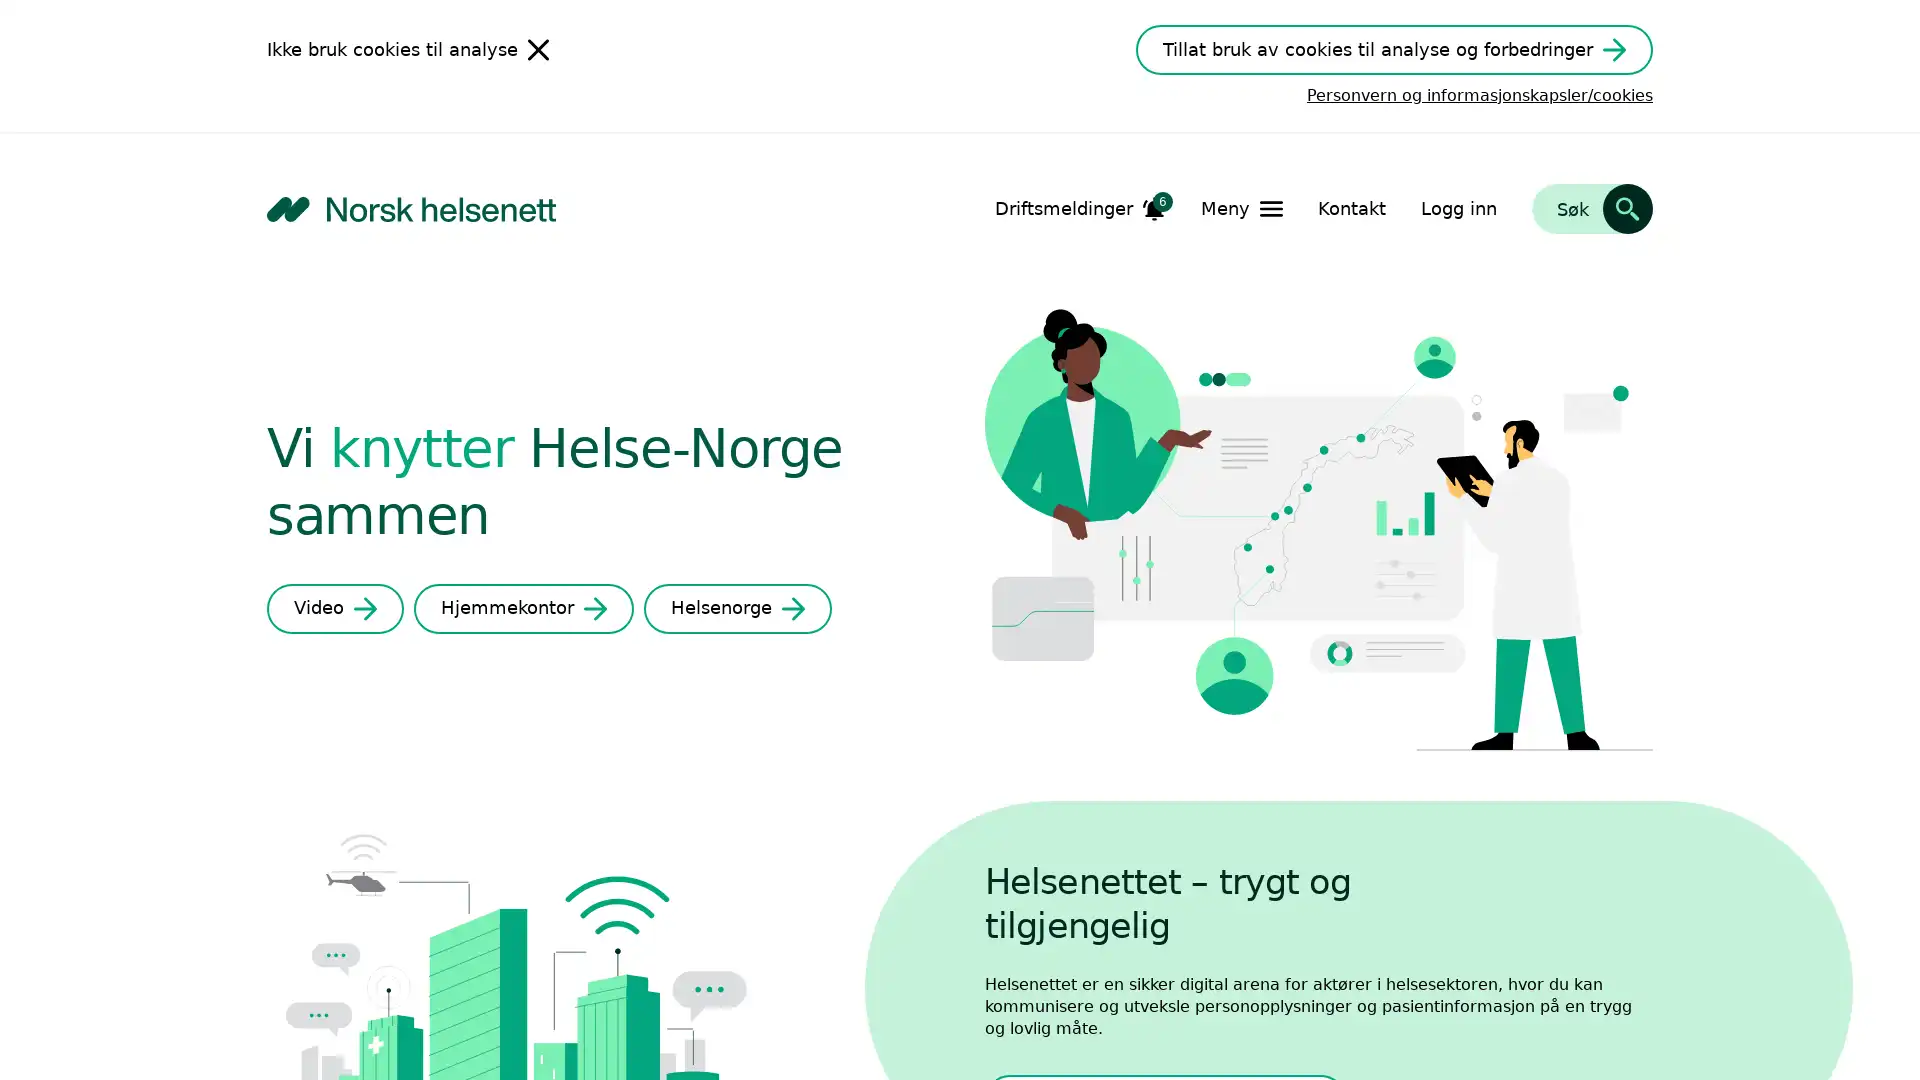  Describe the element at coordinates (407, 49) in the screenshot. I see `Ikke bruk cookies til analyse` at that location.